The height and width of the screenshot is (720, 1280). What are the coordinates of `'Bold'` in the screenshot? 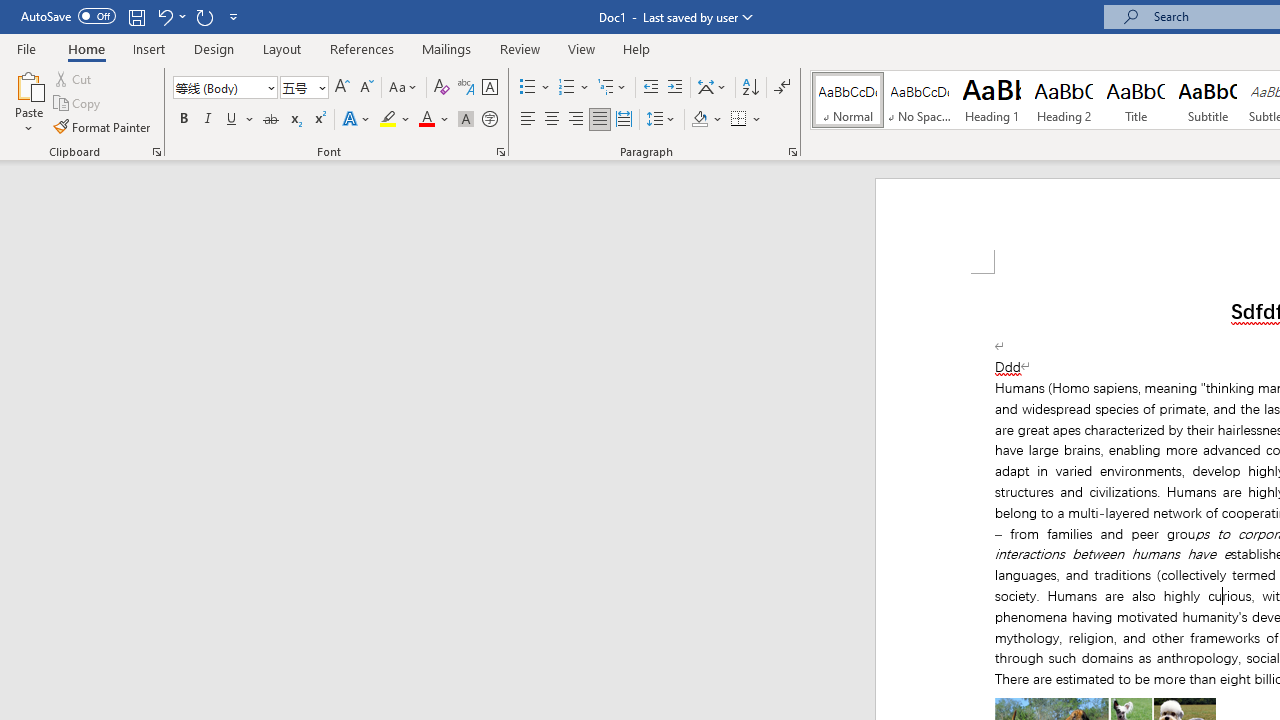 It's located at (183, 119).